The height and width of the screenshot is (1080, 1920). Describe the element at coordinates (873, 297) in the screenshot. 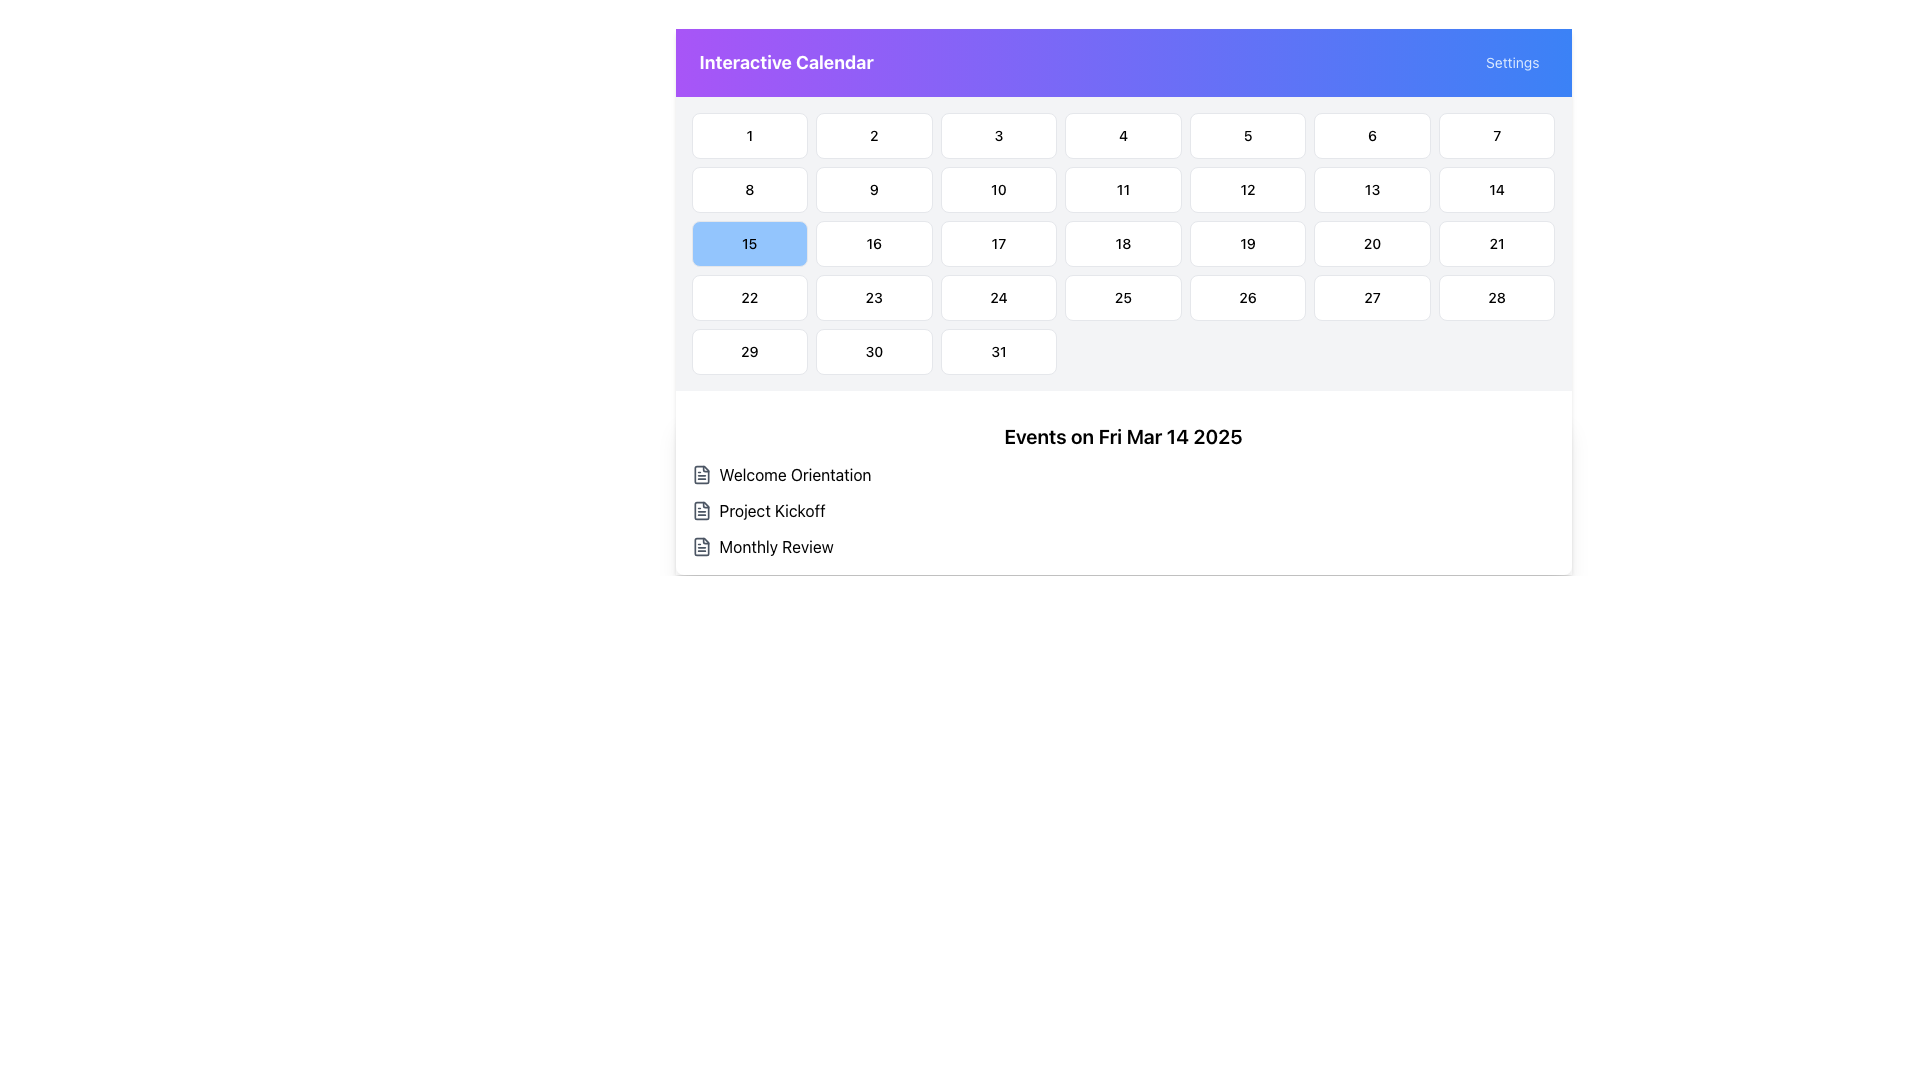

I see `the Date cell representing the date '23' in the calendar grid below the title 'Interactive Calendar'` at that location.